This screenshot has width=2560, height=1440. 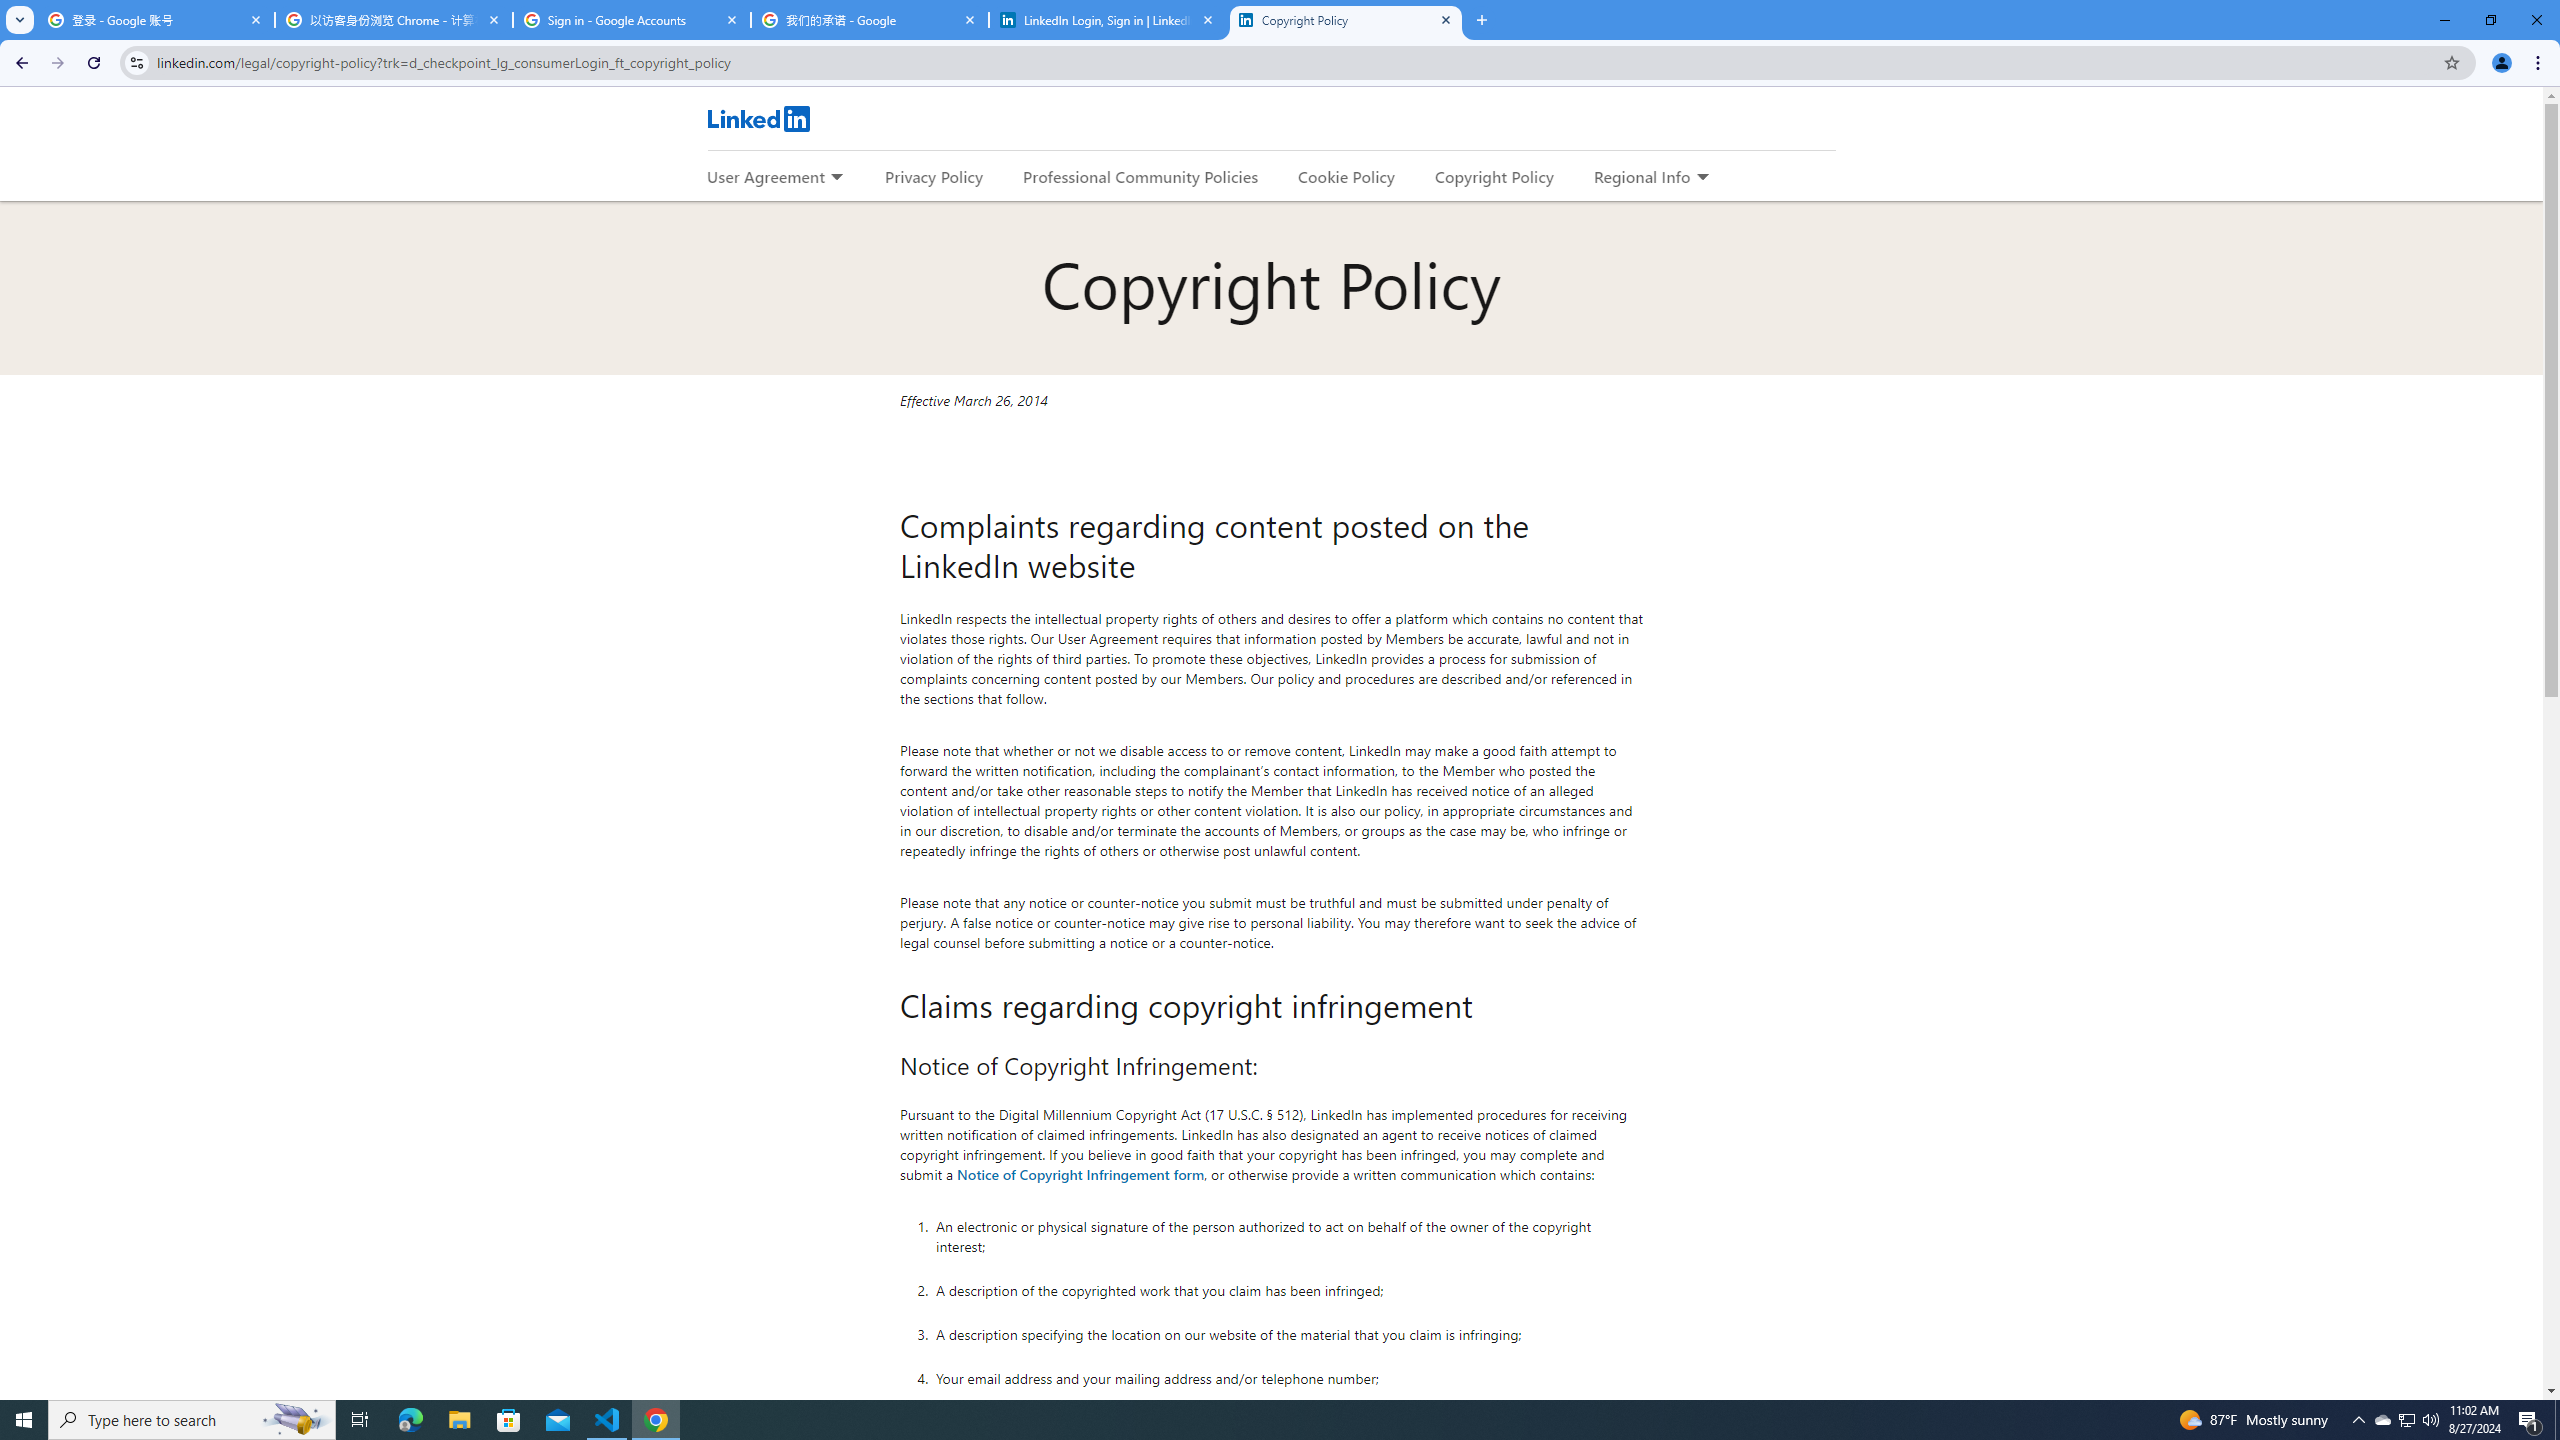 What do you see at coordinates (1141, 176) in the screenshot?
I see `'Professional Community Policies'` at bounding box center [1141, 176].